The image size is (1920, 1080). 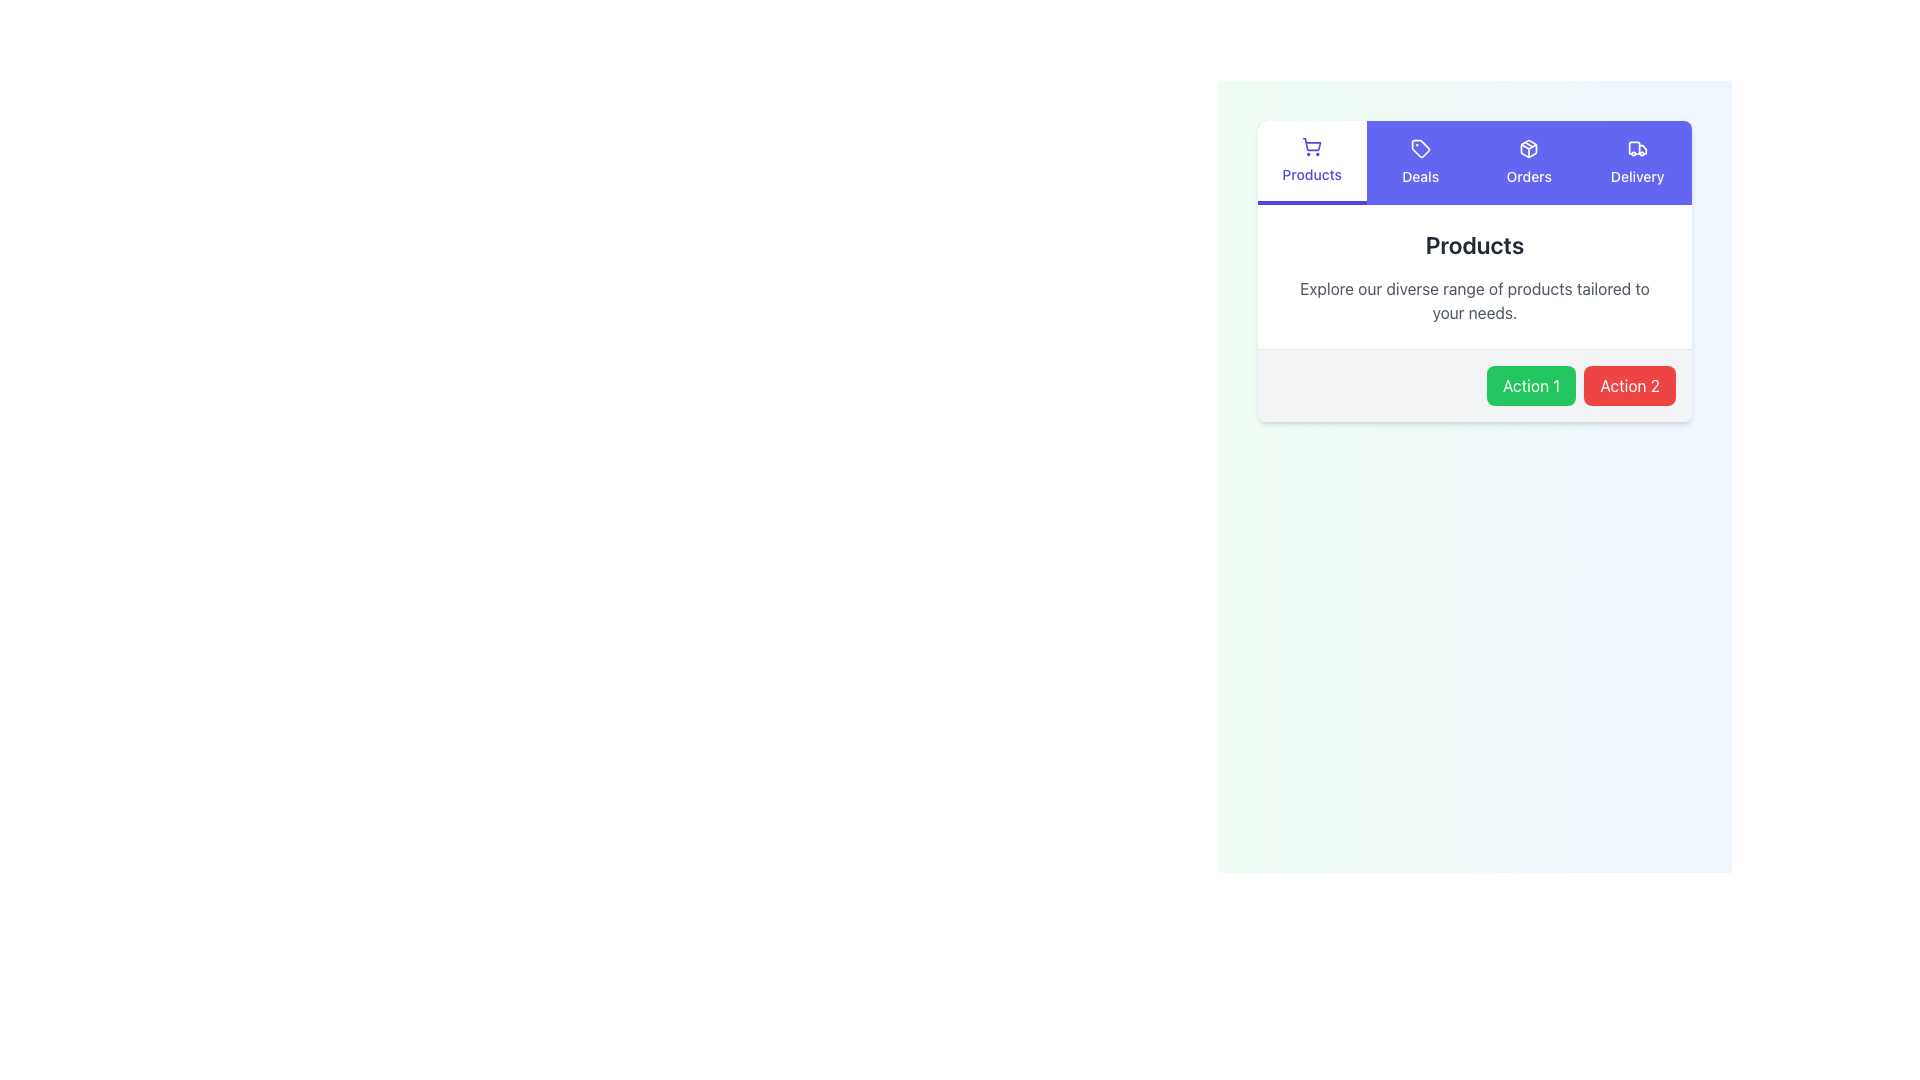 I want to click on the 'Orders' menu item, which features a package icon above the text on a blue background, positioned between 'Deals' and 'Delivery' in the navigation bar, so click(x=1528, y=161).